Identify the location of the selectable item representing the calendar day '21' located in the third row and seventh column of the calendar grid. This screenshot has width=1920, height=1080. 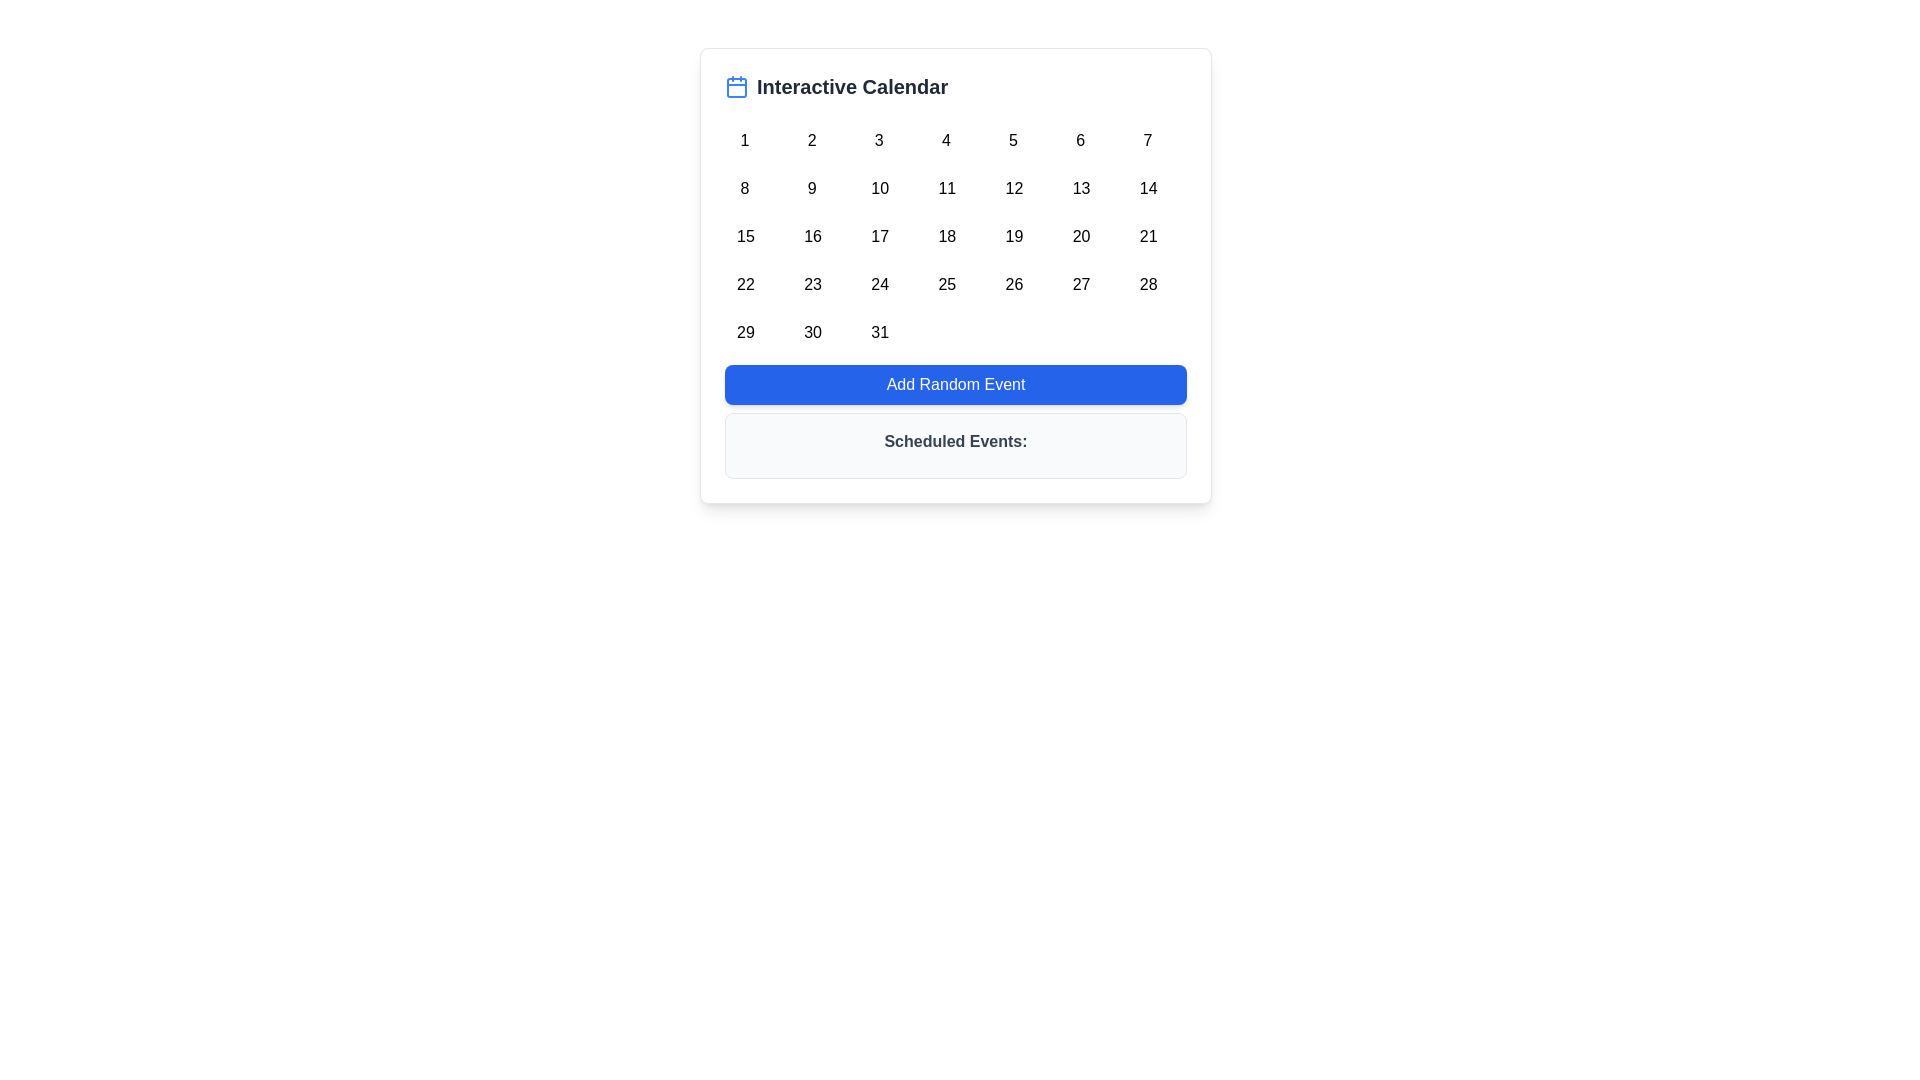
(1147, 231).